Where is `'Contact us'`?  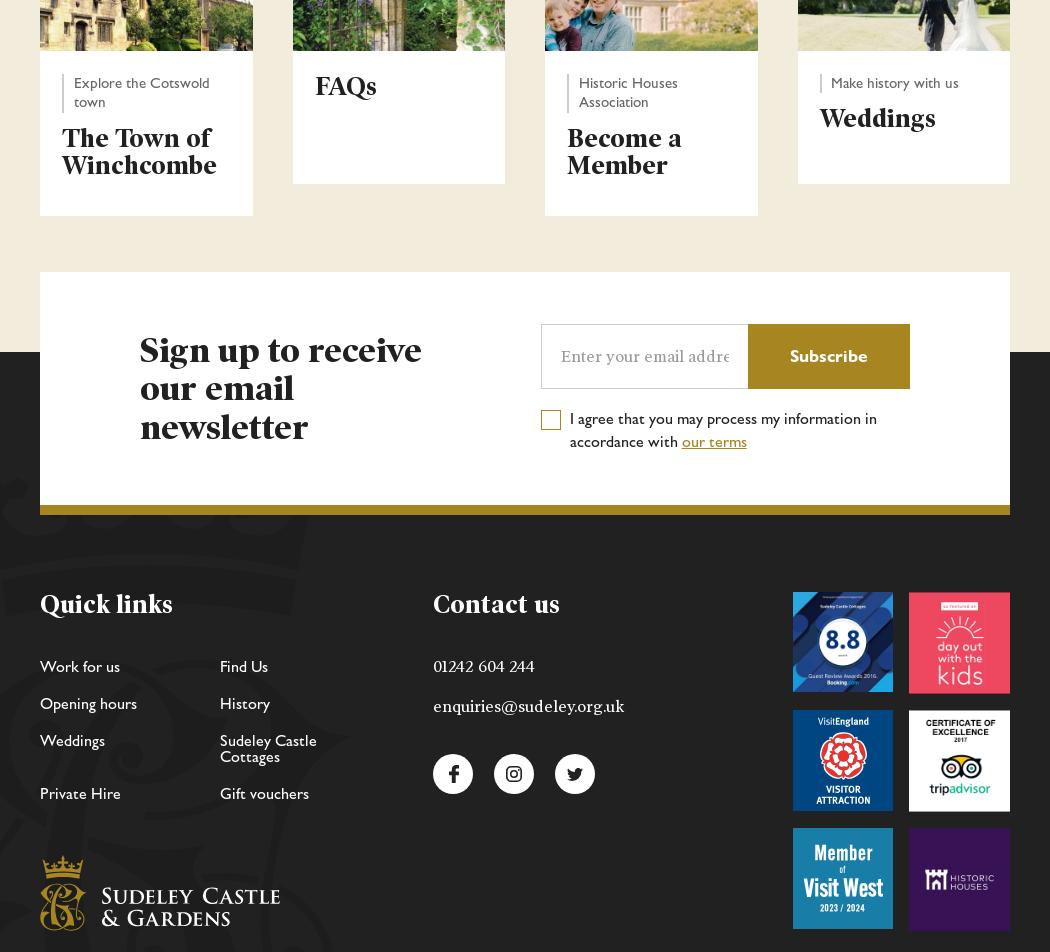
'Contact us' is located at coordinates (495, 604).